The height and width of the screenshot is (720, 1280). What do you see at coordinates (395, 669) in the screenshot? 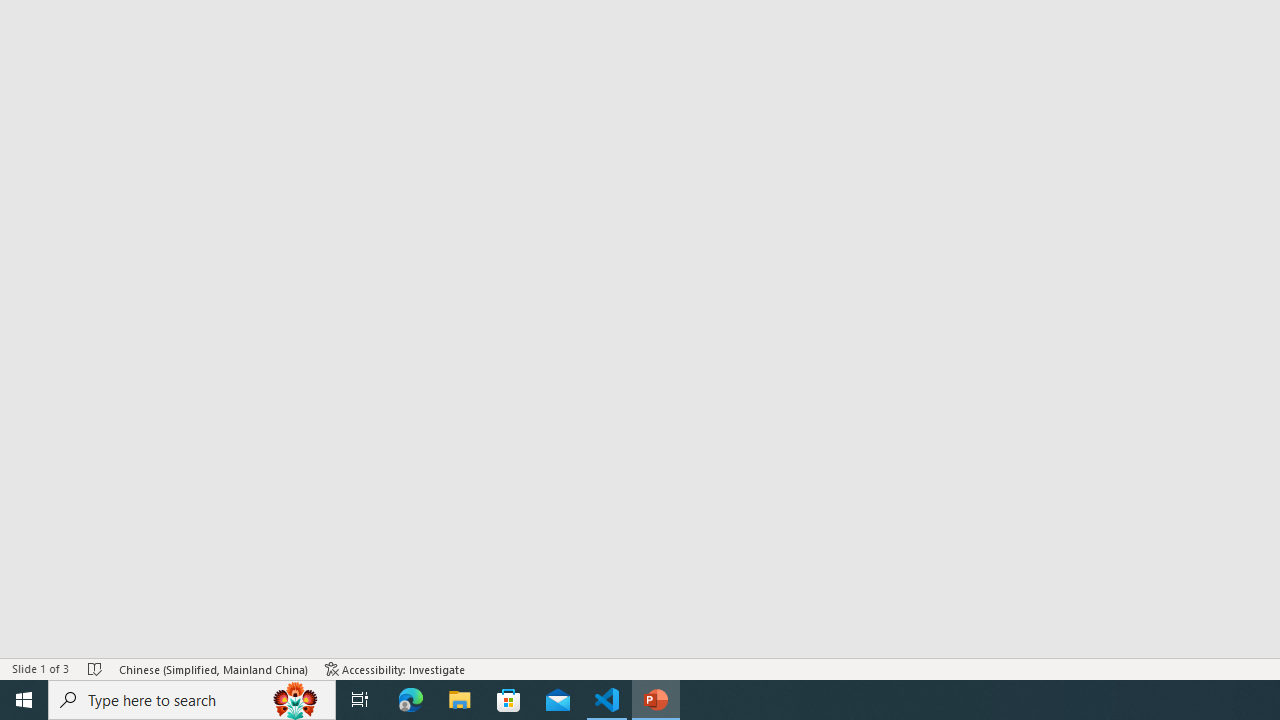
I see `'Accessibility Checker Accessibility: Investigate'` at bounding box center [395, 669].